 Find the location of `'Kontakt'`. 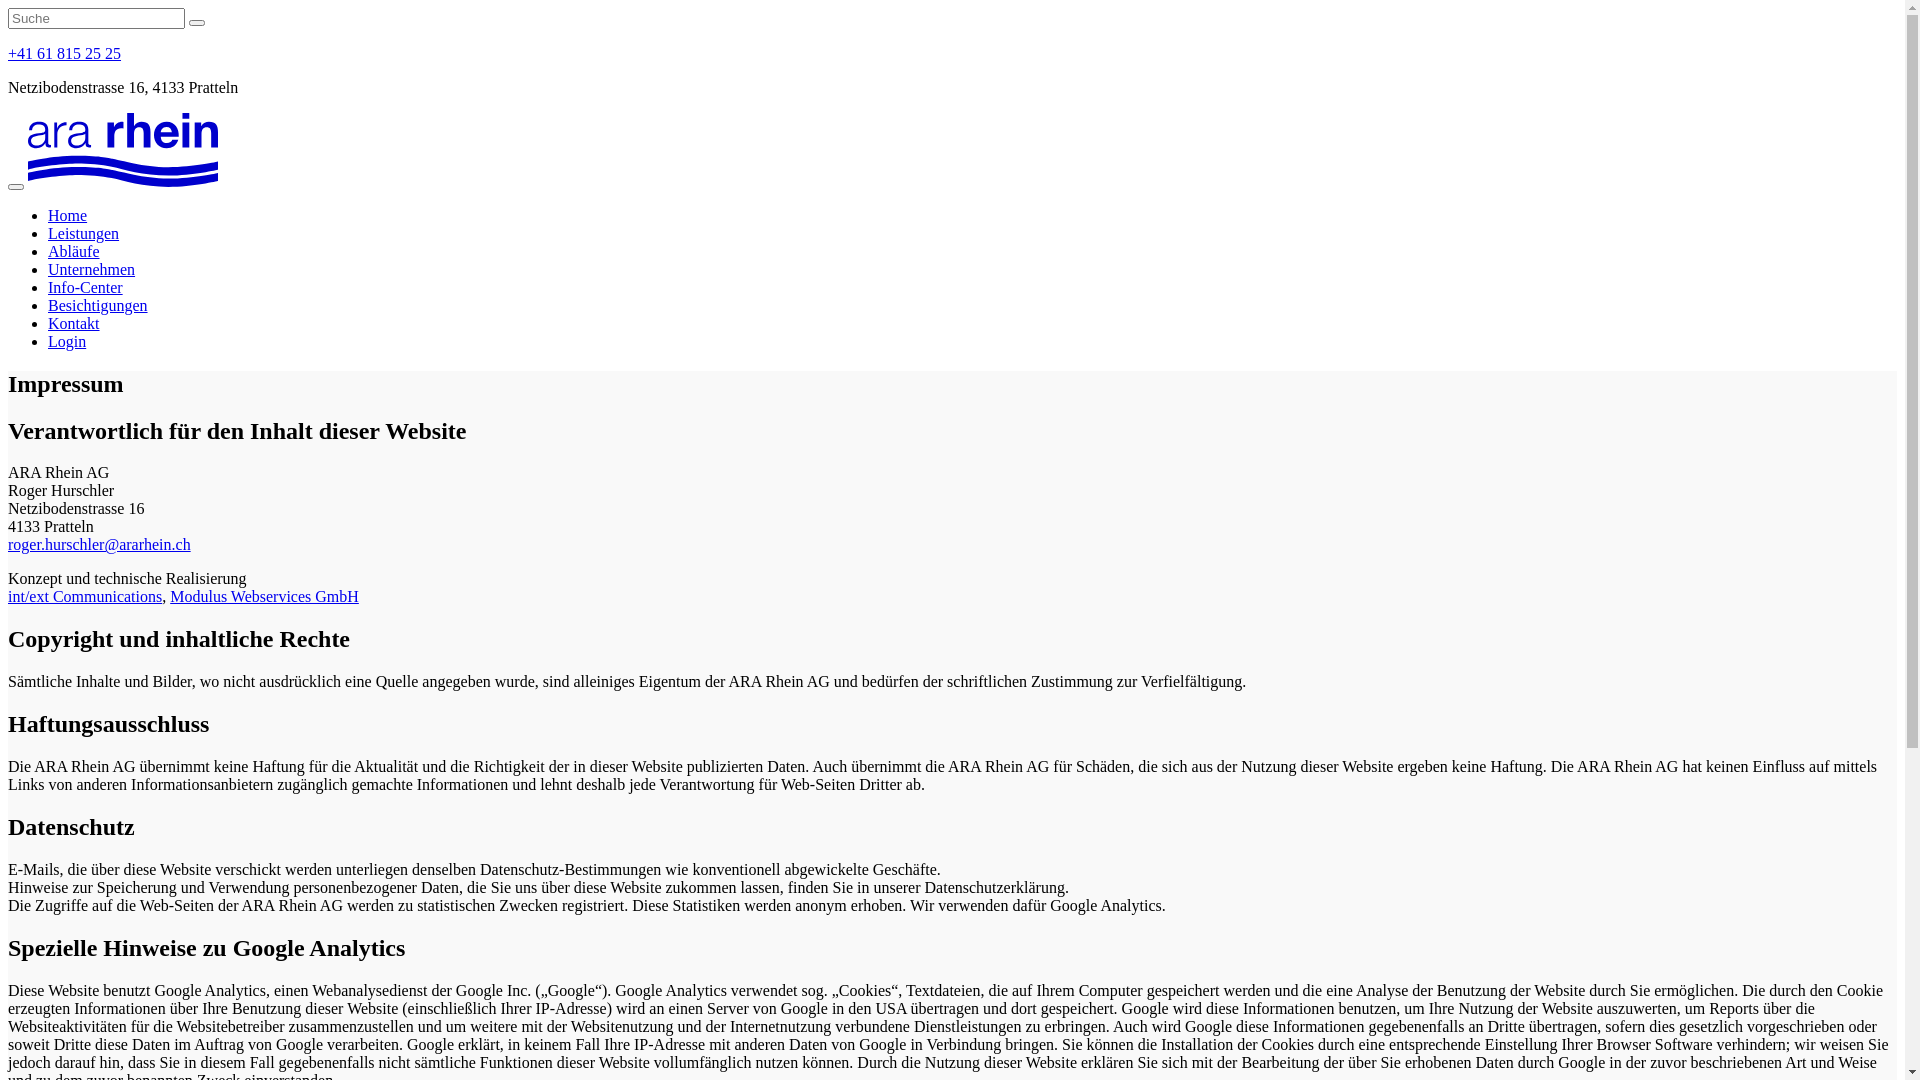

'Kontakt' is located at coordinates (73, 322).